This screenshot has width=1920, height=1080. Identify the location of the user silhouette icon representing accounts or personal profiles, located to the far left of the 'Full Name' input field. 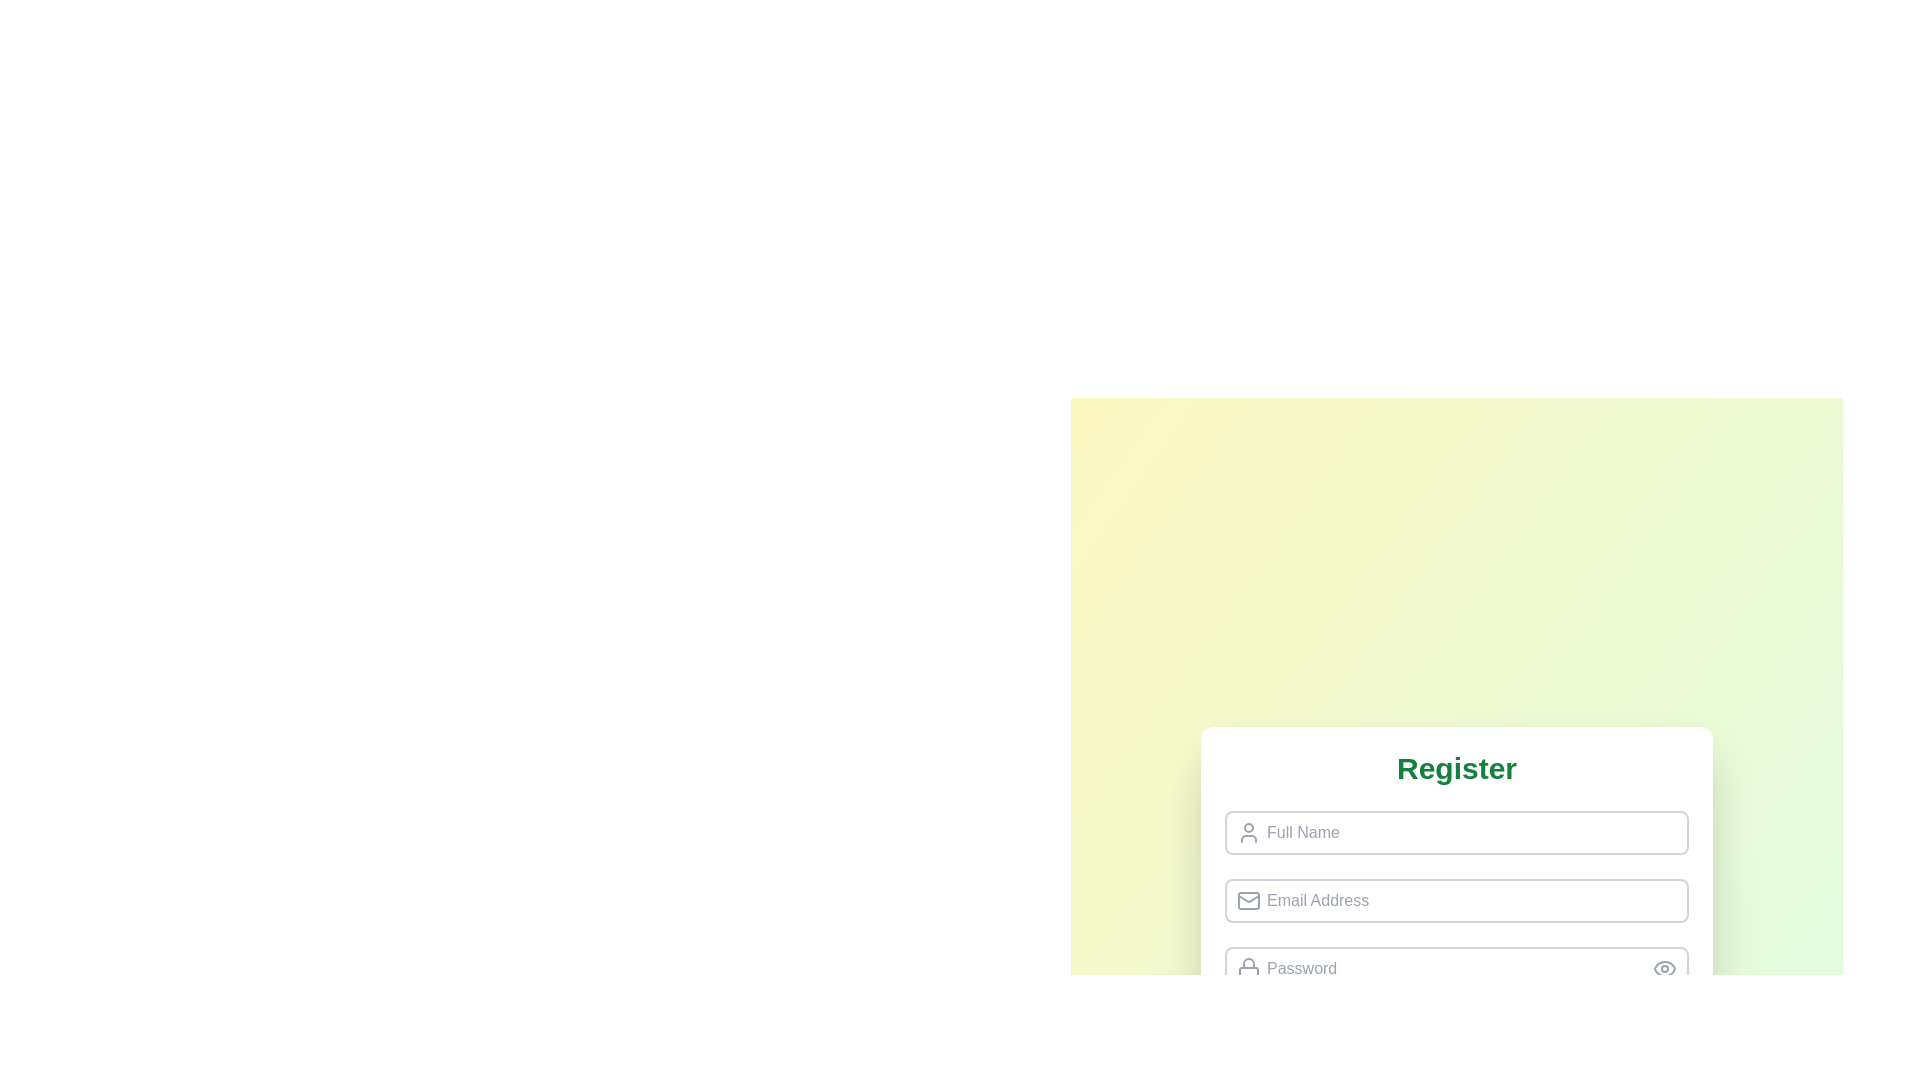
(1247, 833).